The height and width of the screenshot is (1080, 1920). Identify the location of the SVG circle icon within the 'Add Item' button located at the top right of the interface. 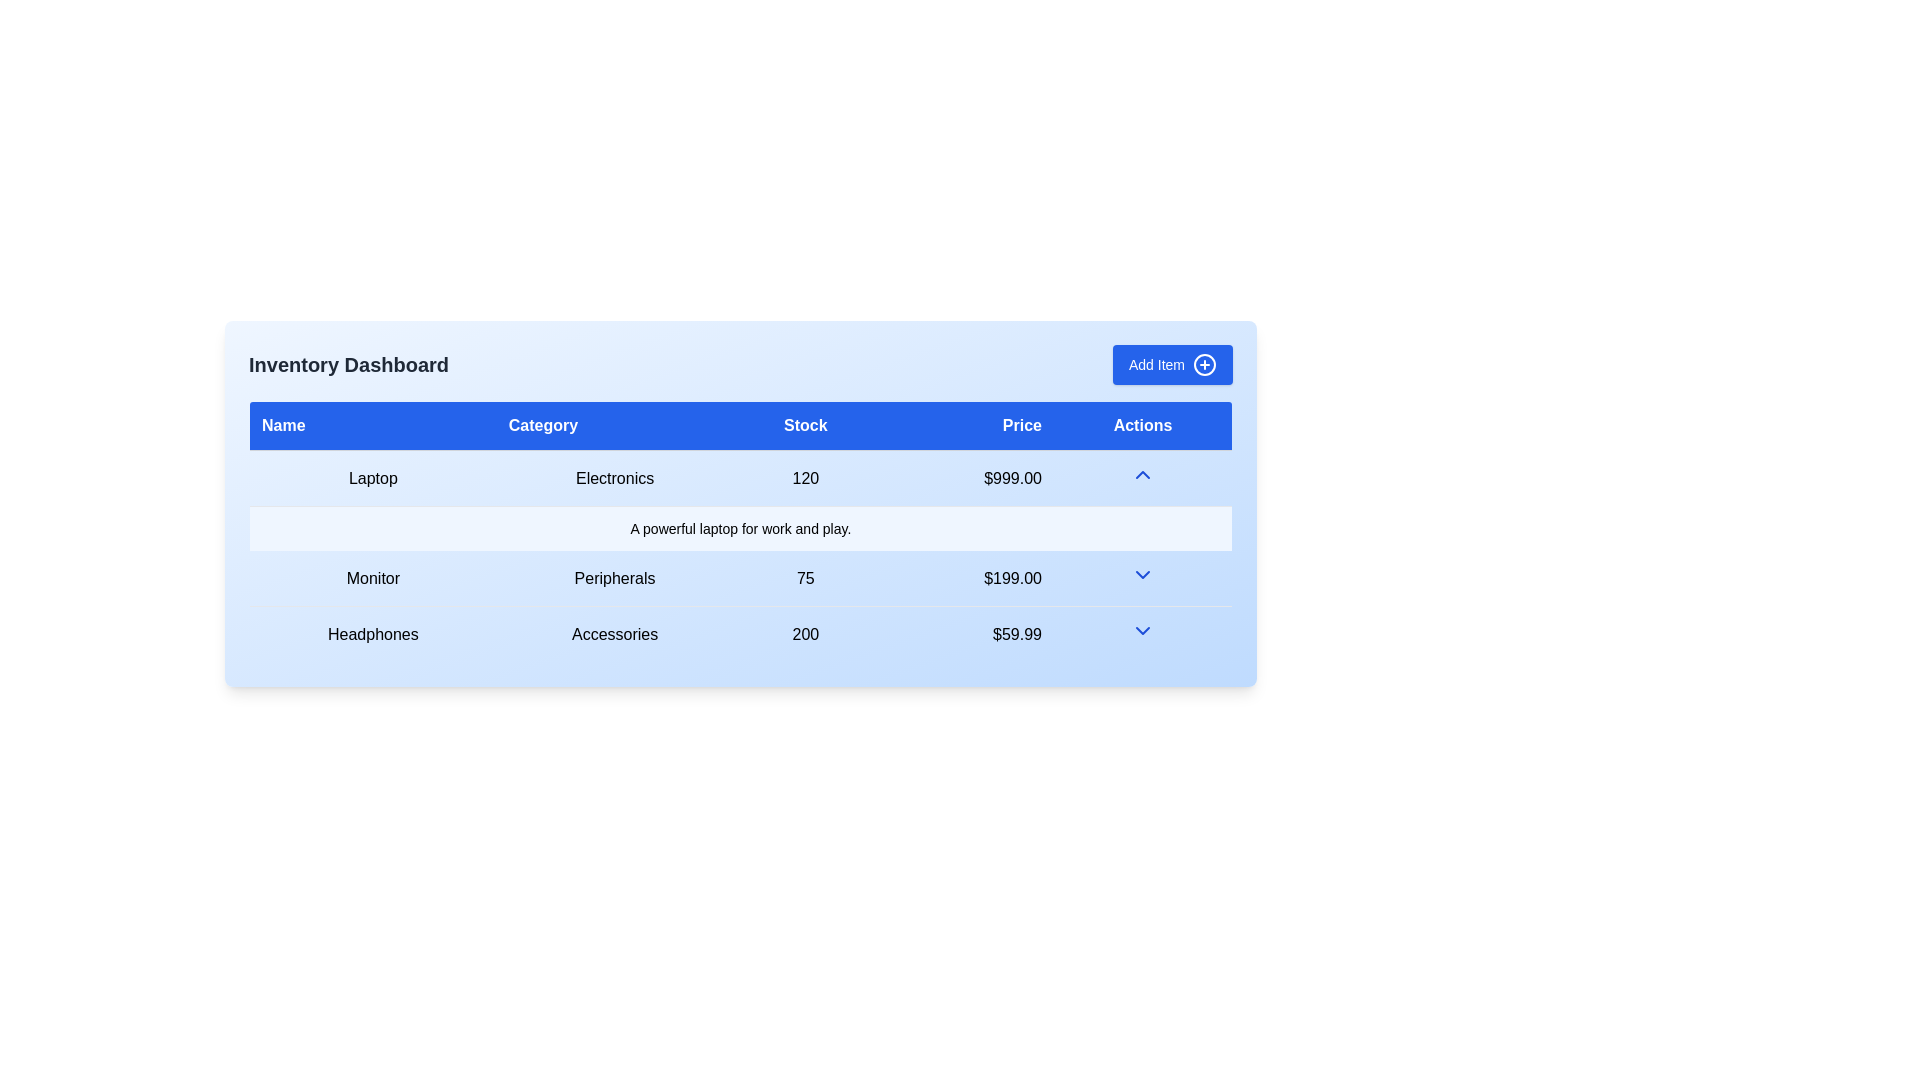
(1203, 365).